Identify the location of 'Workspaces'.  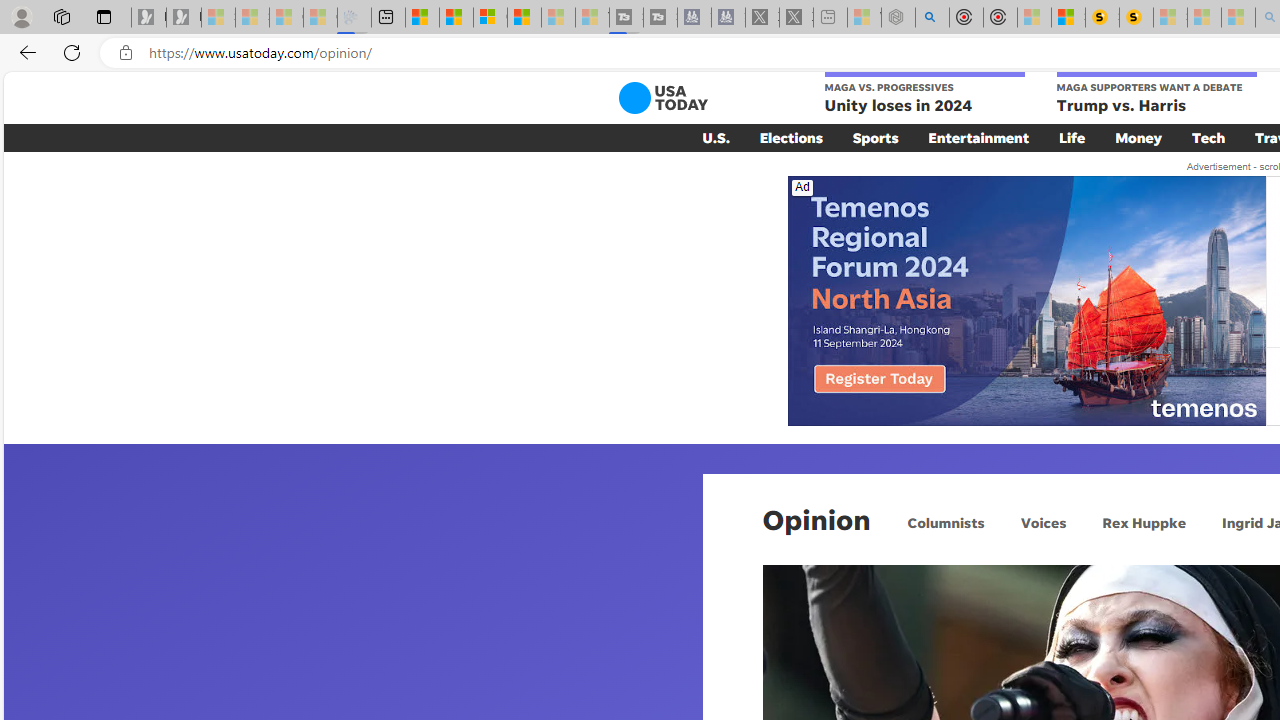
(61, 16).